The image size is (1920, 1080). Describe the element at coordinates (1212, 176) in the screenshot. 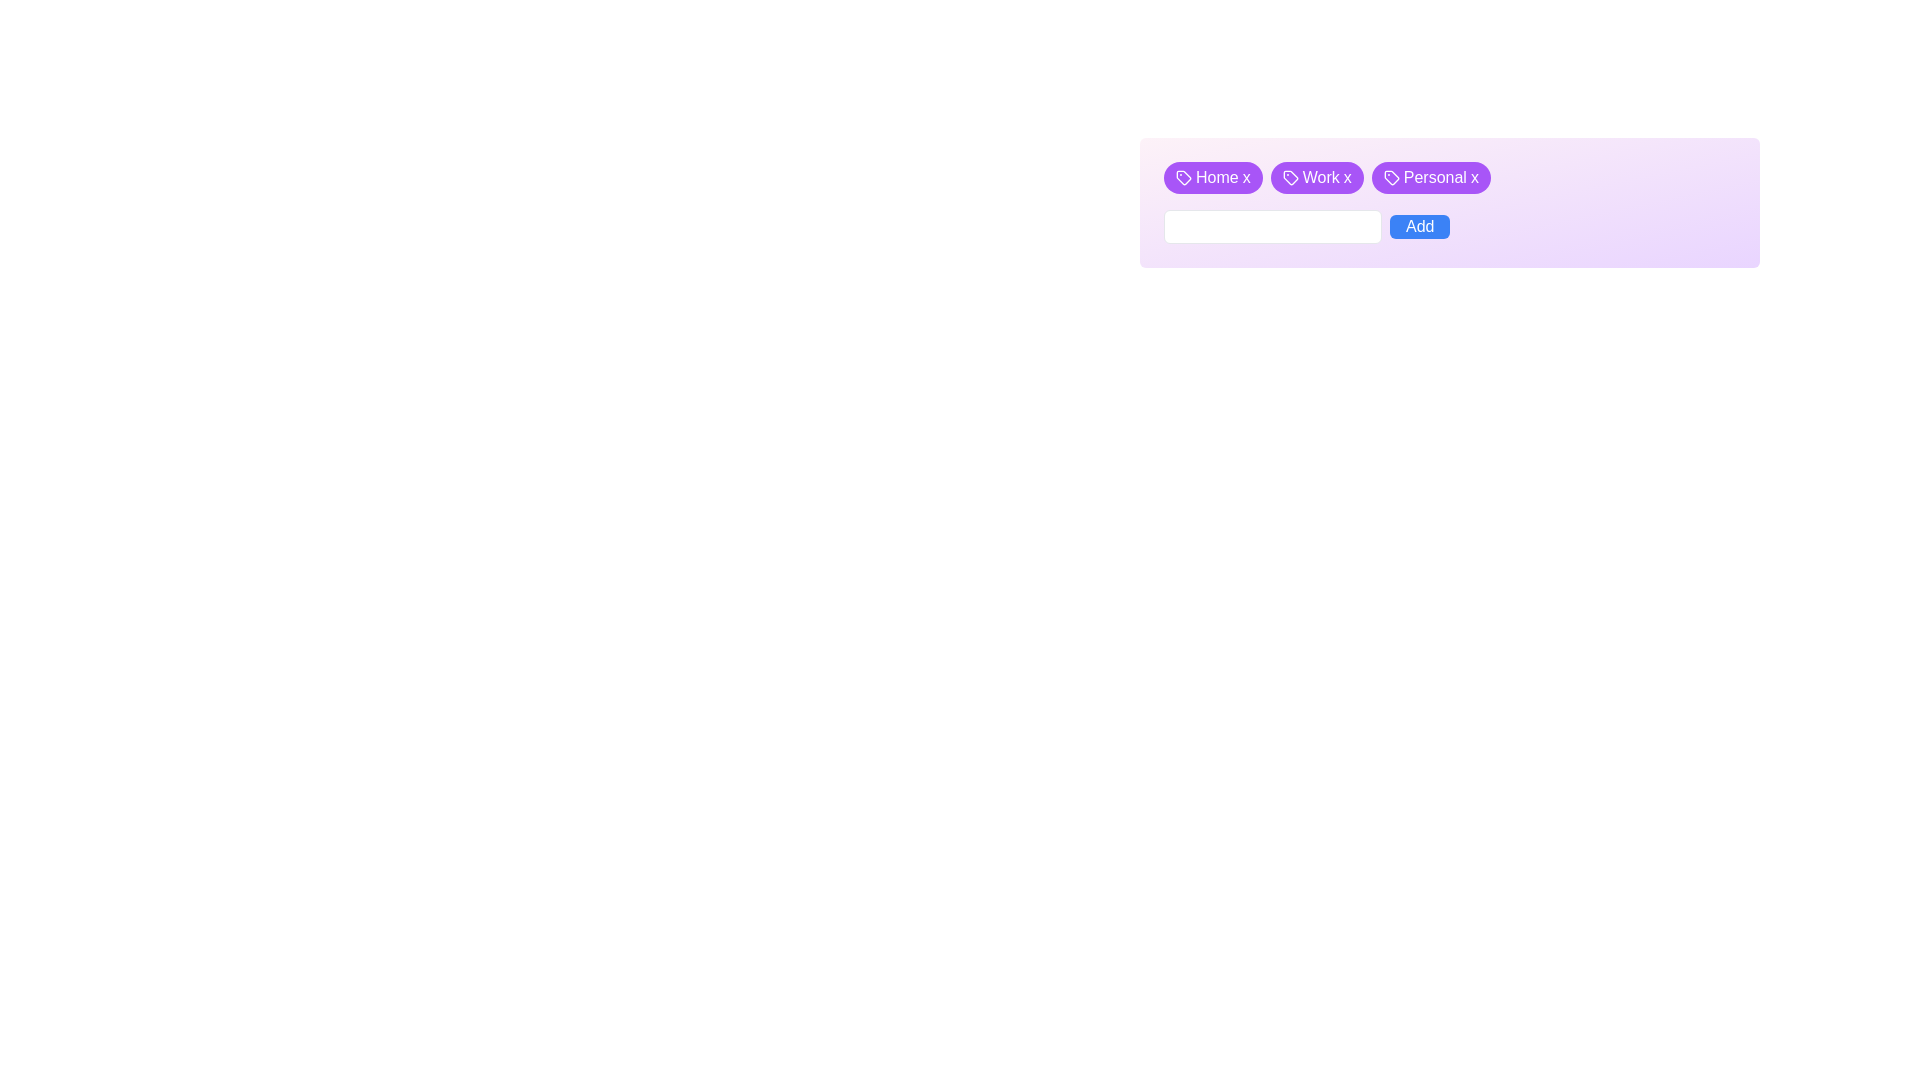

I see `the 'x' icon on the 'Home' tag` at that location.